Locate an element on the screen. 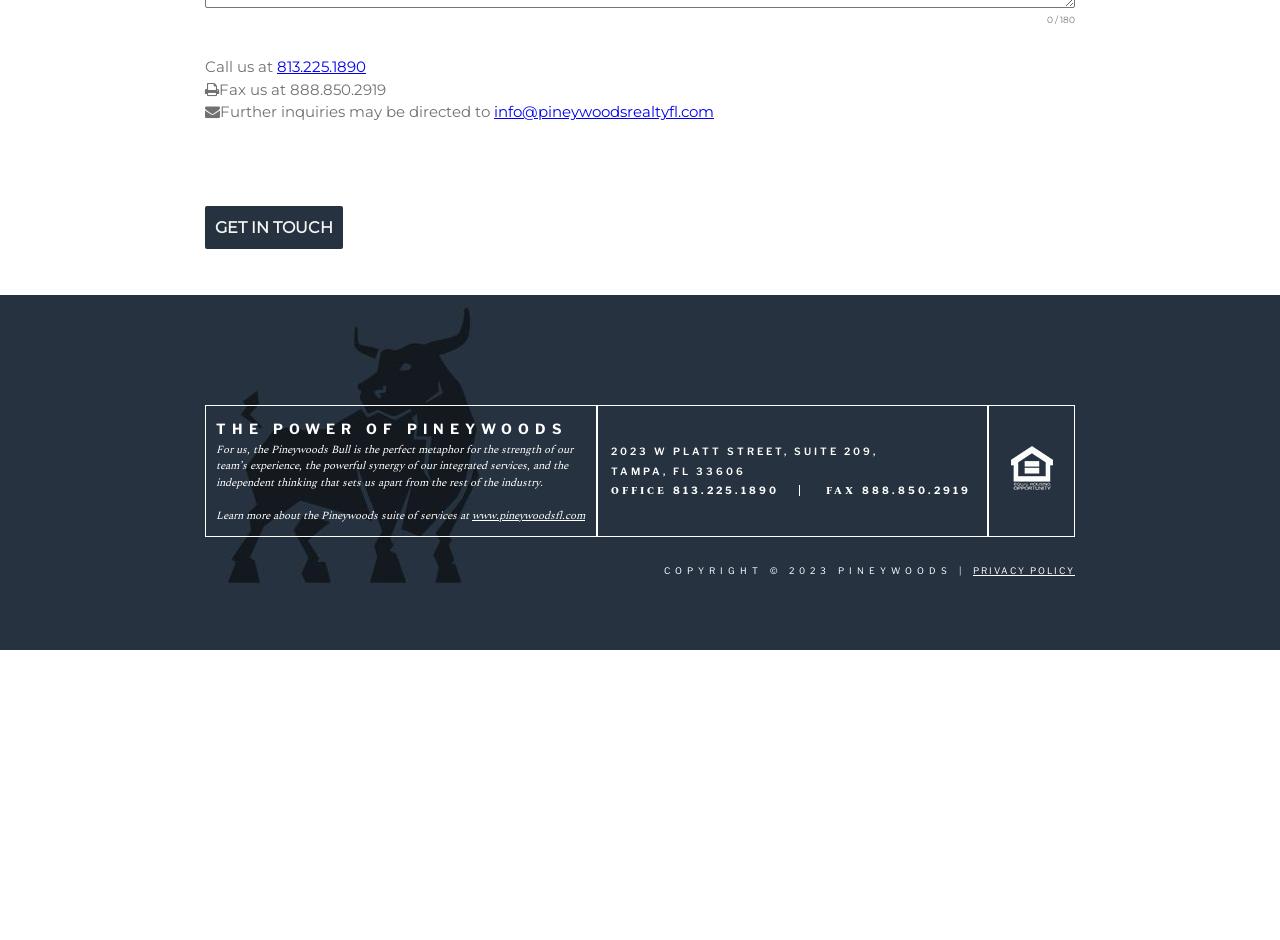 This screenshot has height=940, width=1280. '2023 W Platt Street, Suite 209,' is located at coordinates (742, 450).